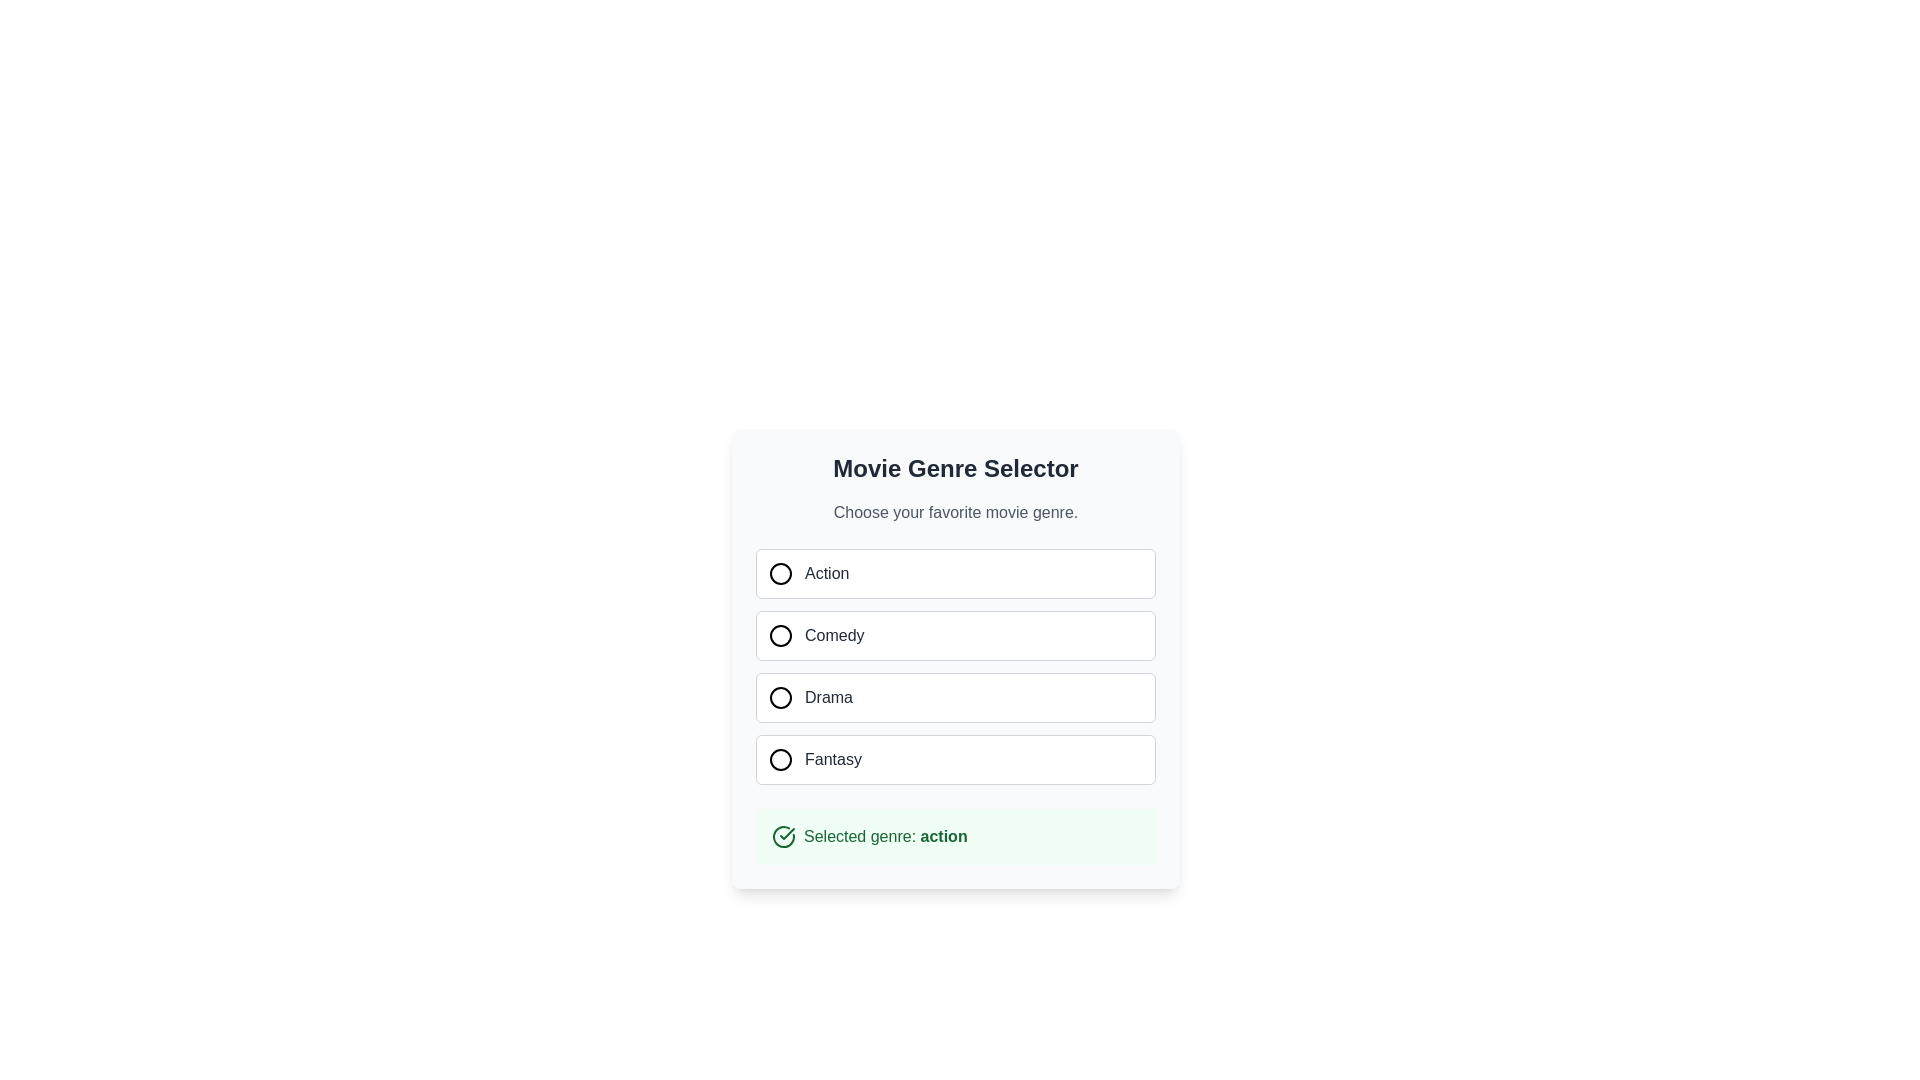 The image size is (1920, 1080). What do you see at coordinates (780, 759) in the screenshot?
I see `the SVG circle element representing the selected radio button for the 'Fantasy' option in the Movie Genre Selector interface` at bounding box center [780, 759].